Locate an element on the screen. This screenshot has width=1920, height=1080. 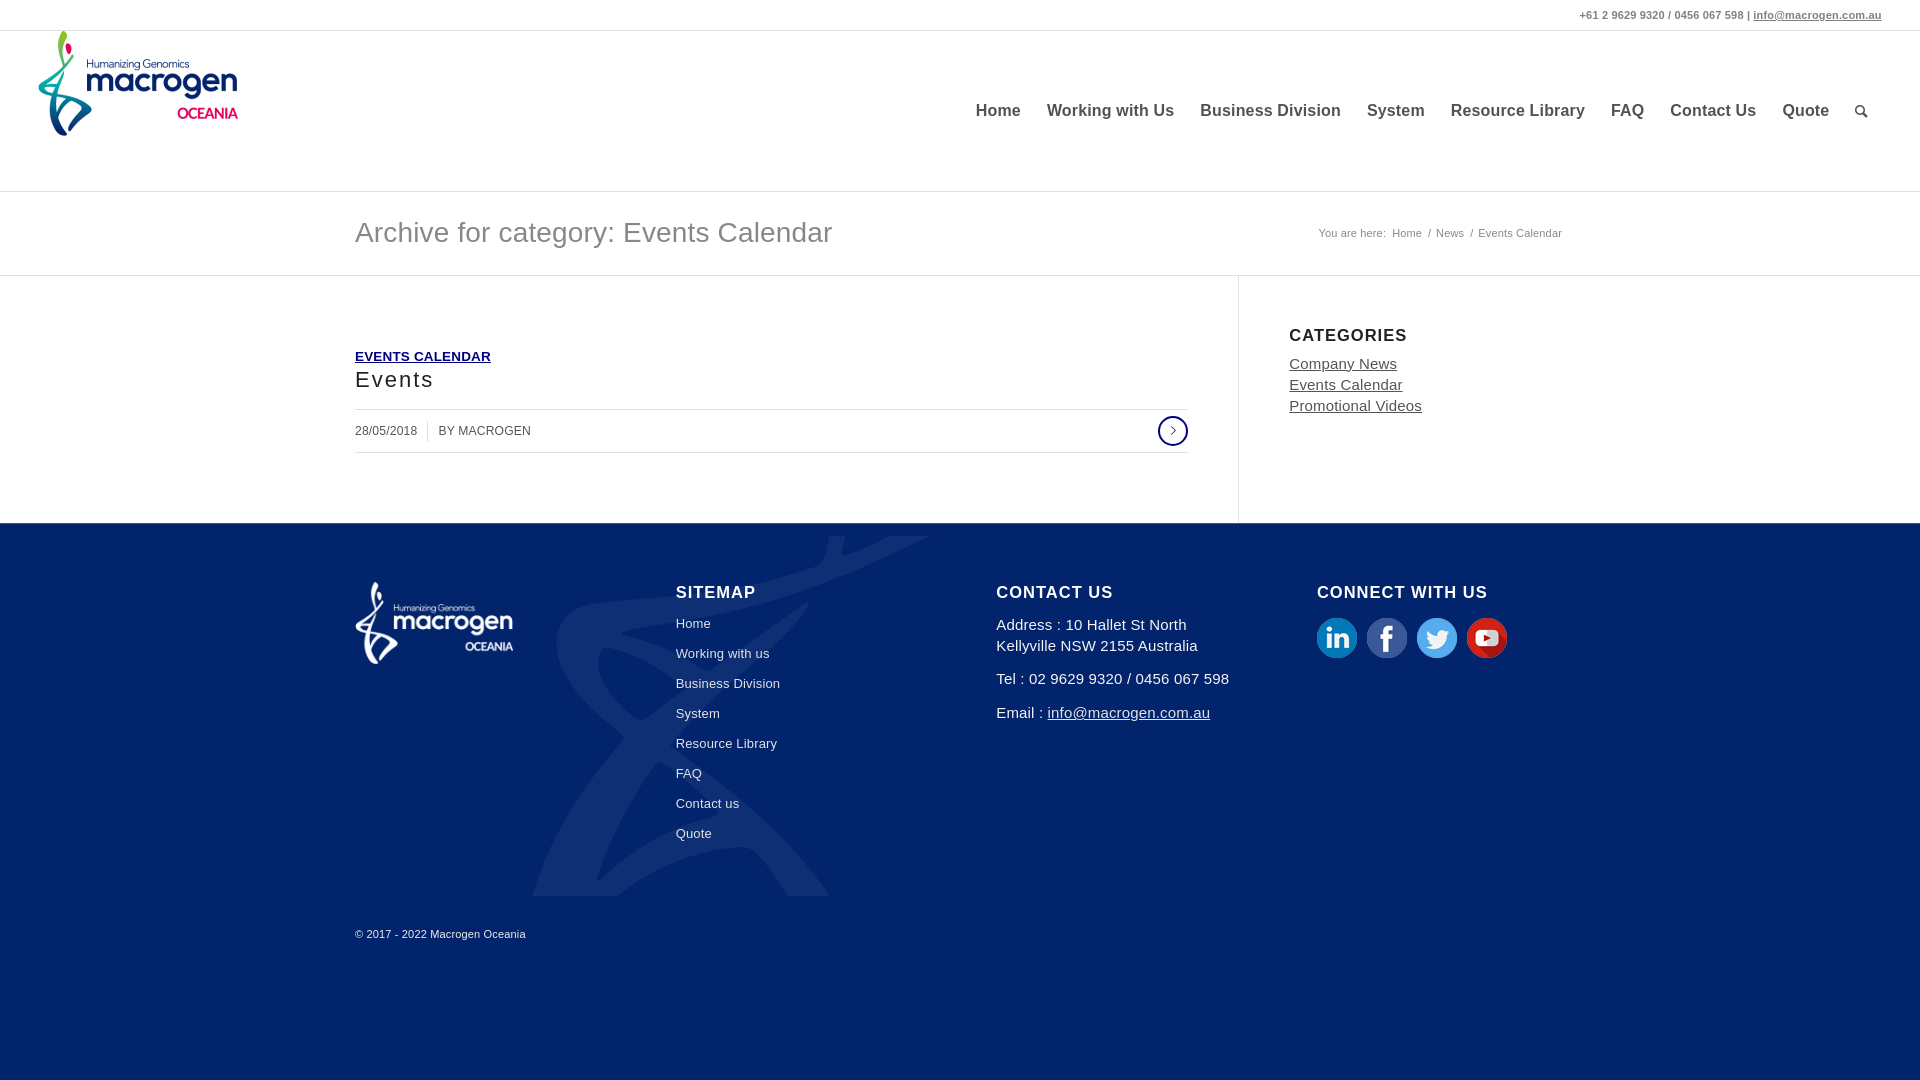
'Contact Us' is located at coordinates (1712, 111).